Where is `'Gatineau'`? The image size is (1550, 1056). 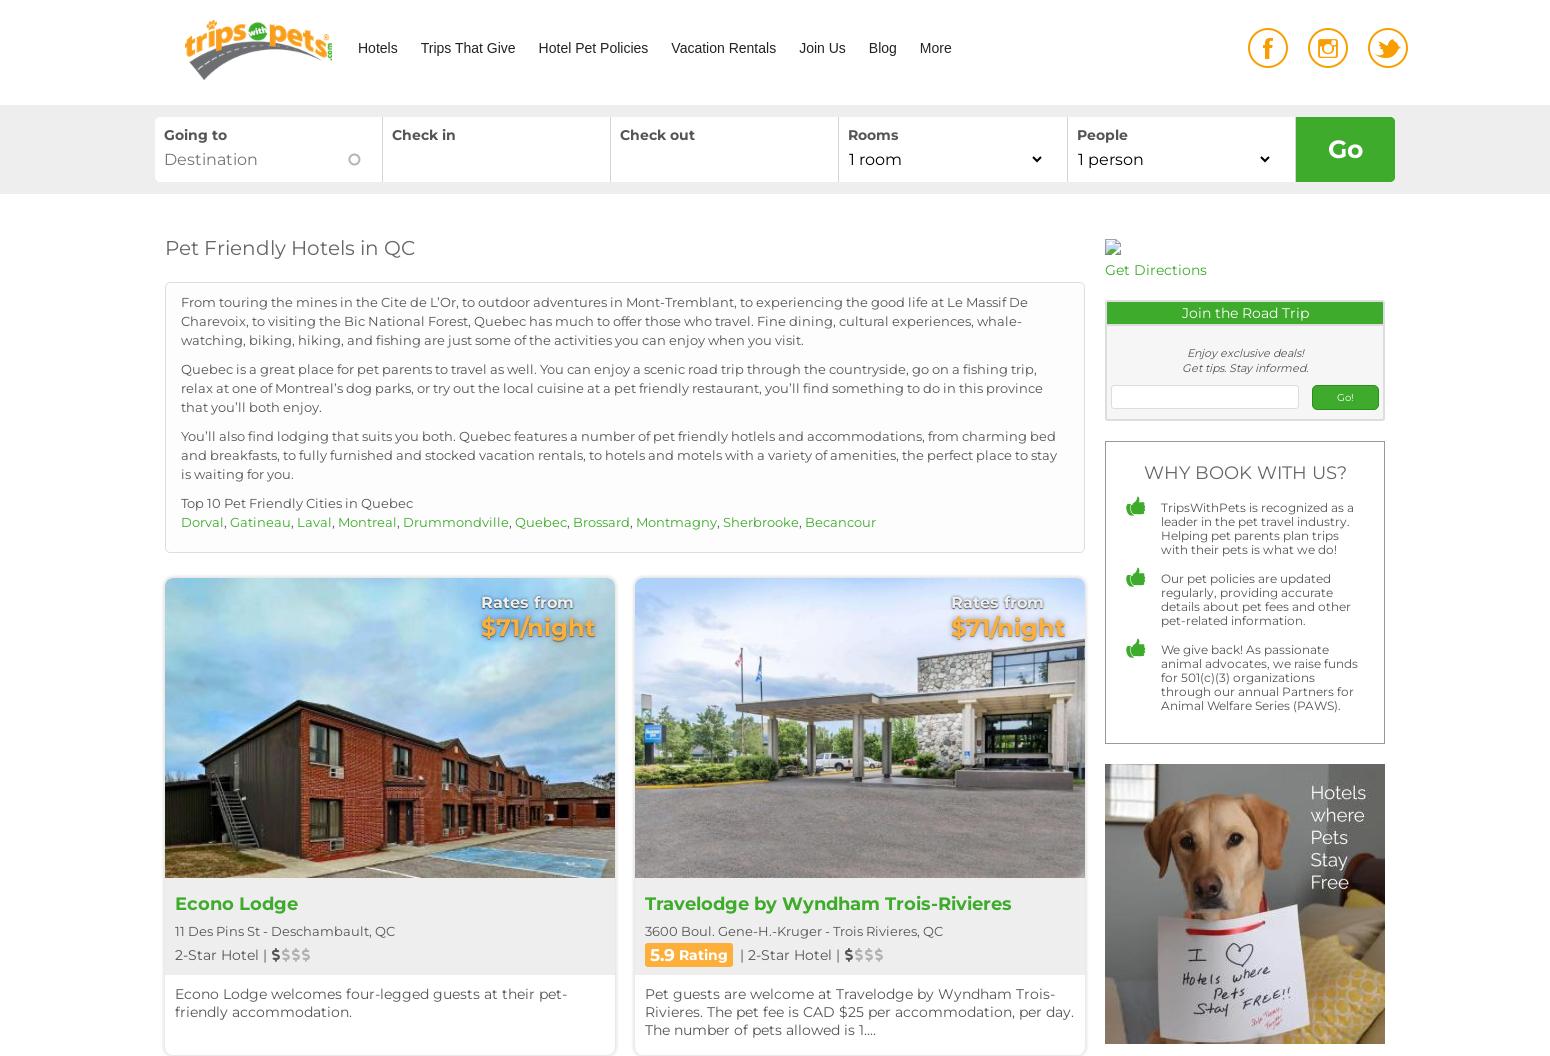
'Gatineau' is located at coordinates (229, 520).